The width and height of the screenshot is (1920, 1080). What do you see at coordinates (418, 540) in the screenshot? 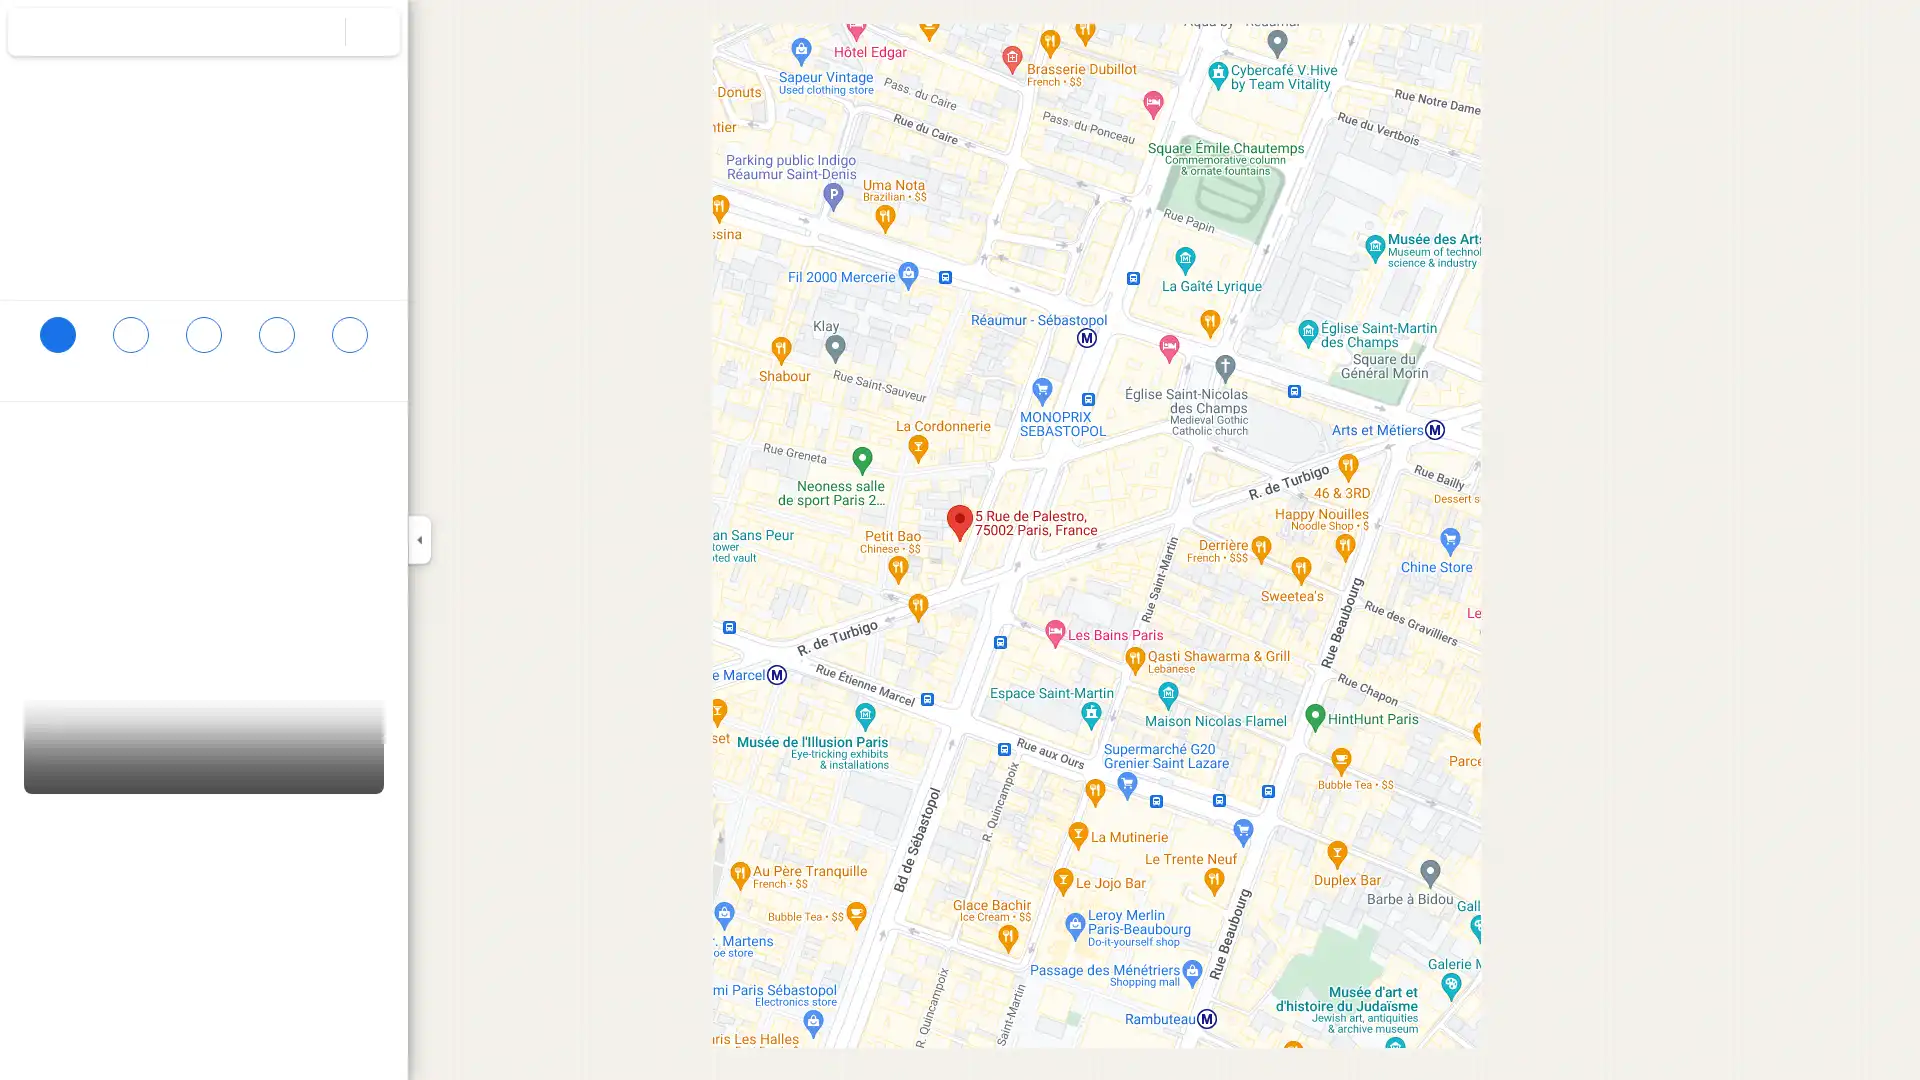
I see `Collapse side panel` at bounding box center [418, 540].